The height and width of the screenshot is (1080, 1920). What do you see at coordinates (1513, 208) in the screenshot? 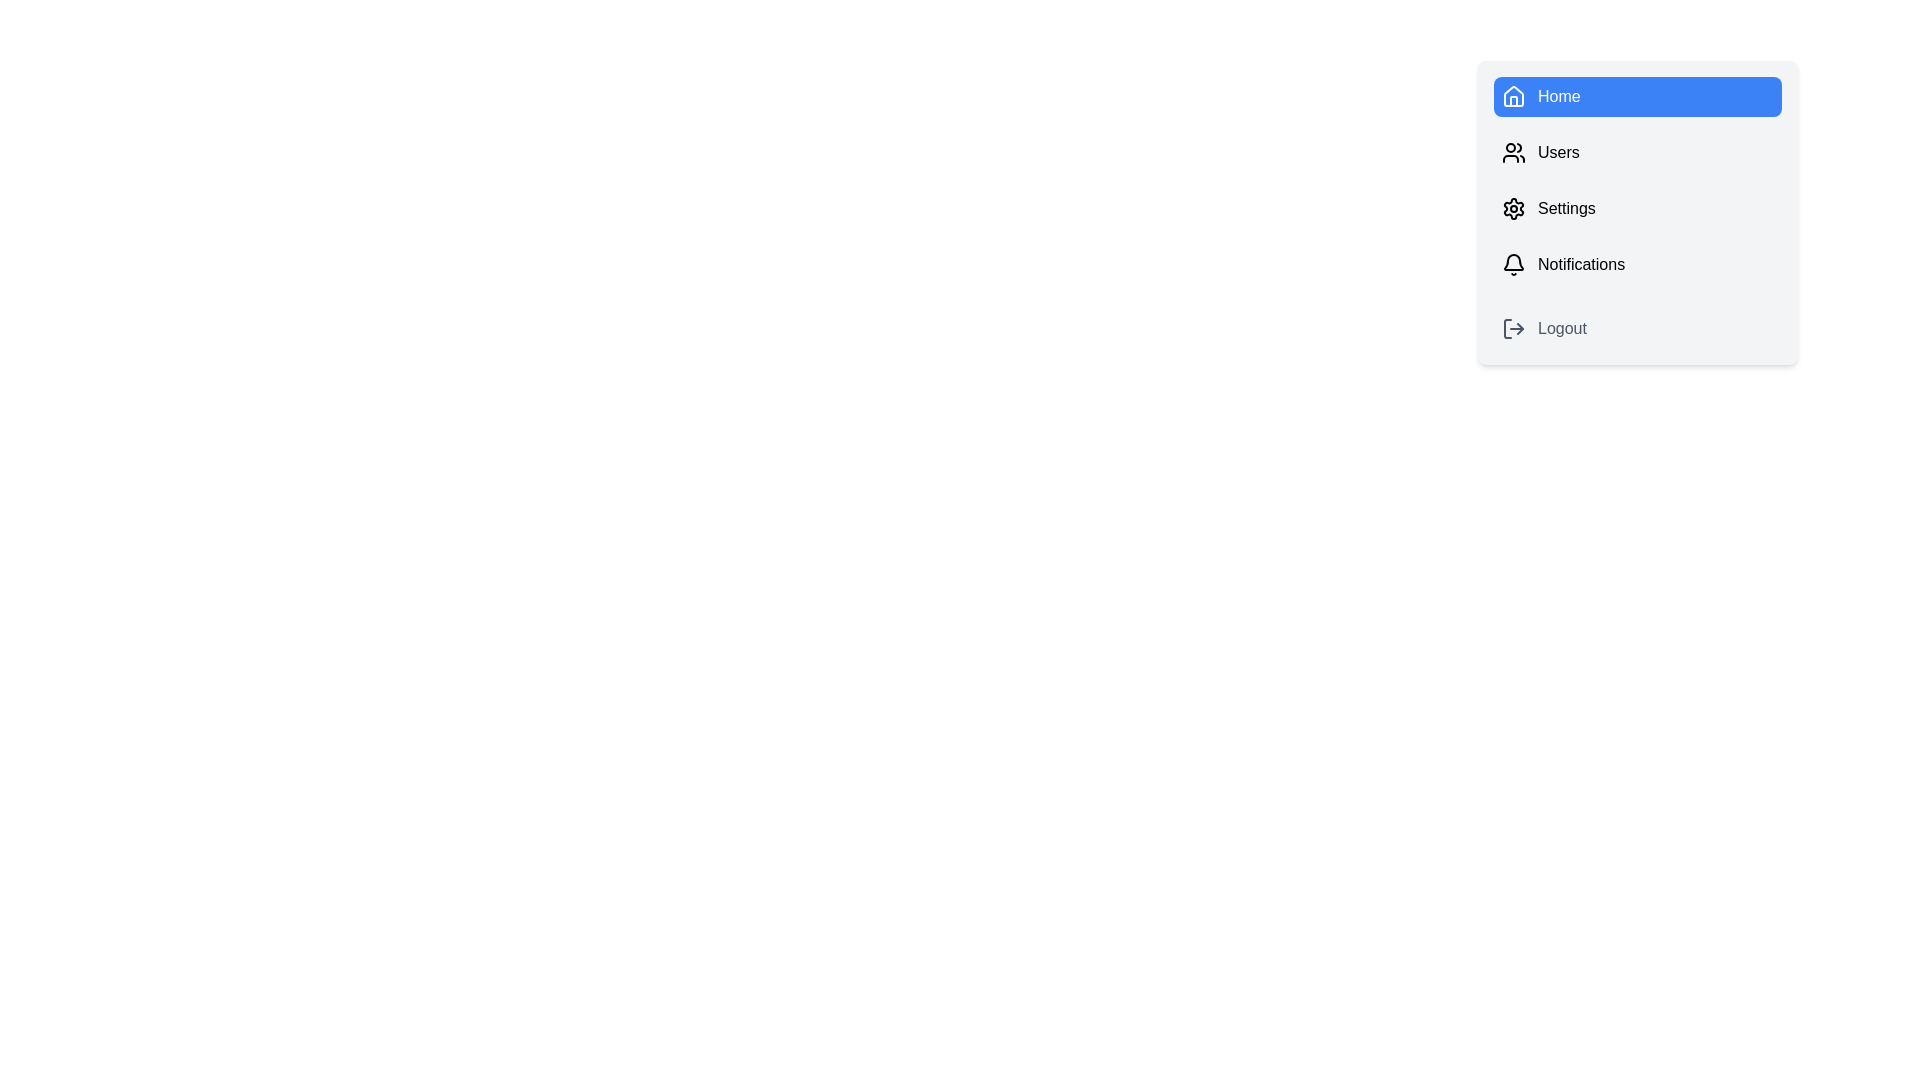
I see `the gear icon for 'Settings' located in the sidebar menu, positioned third after 'Home' and 'Users', to prepare for further interaction` at bounding box center [1513, 208].